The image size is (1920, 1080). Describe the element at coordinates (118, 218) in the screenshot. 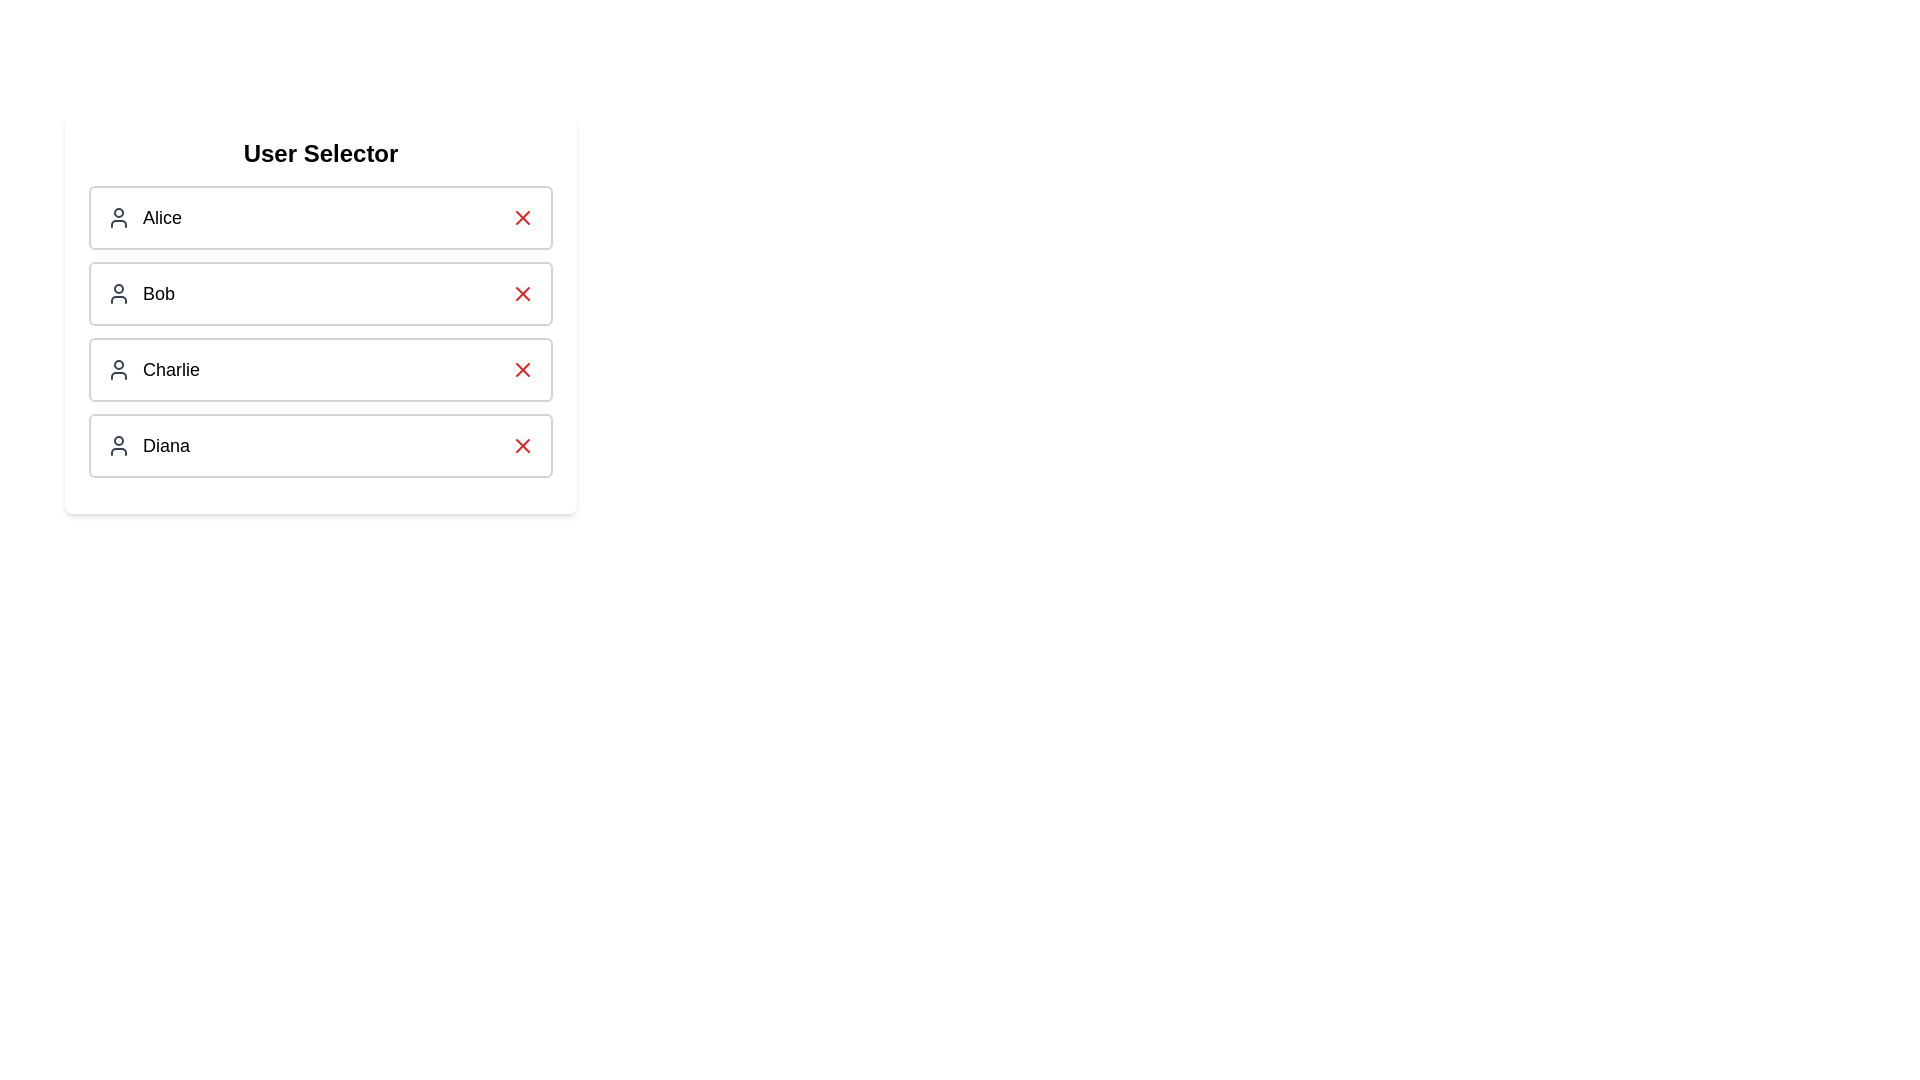

I see `the user Alice by clicking on their icon` at that location.